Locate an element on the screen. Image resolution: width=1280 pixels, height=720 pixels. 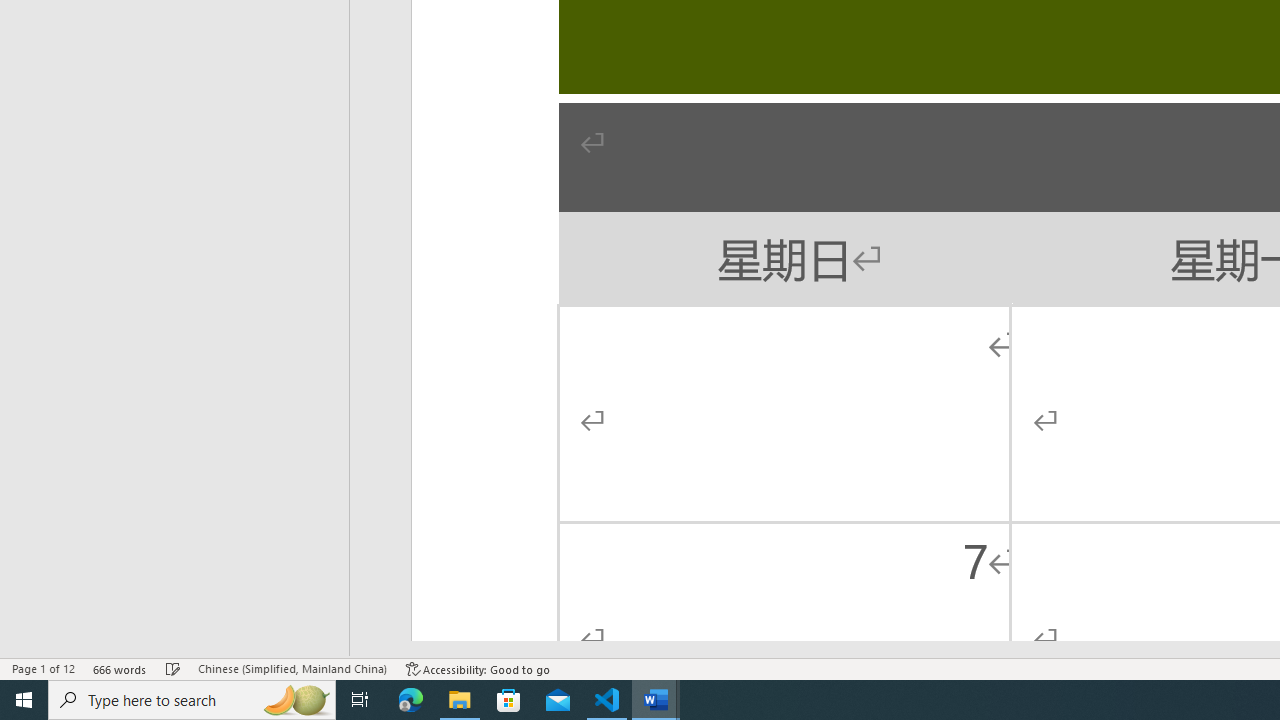
'Word Count 666 words' is located at coordinates (119, 669).